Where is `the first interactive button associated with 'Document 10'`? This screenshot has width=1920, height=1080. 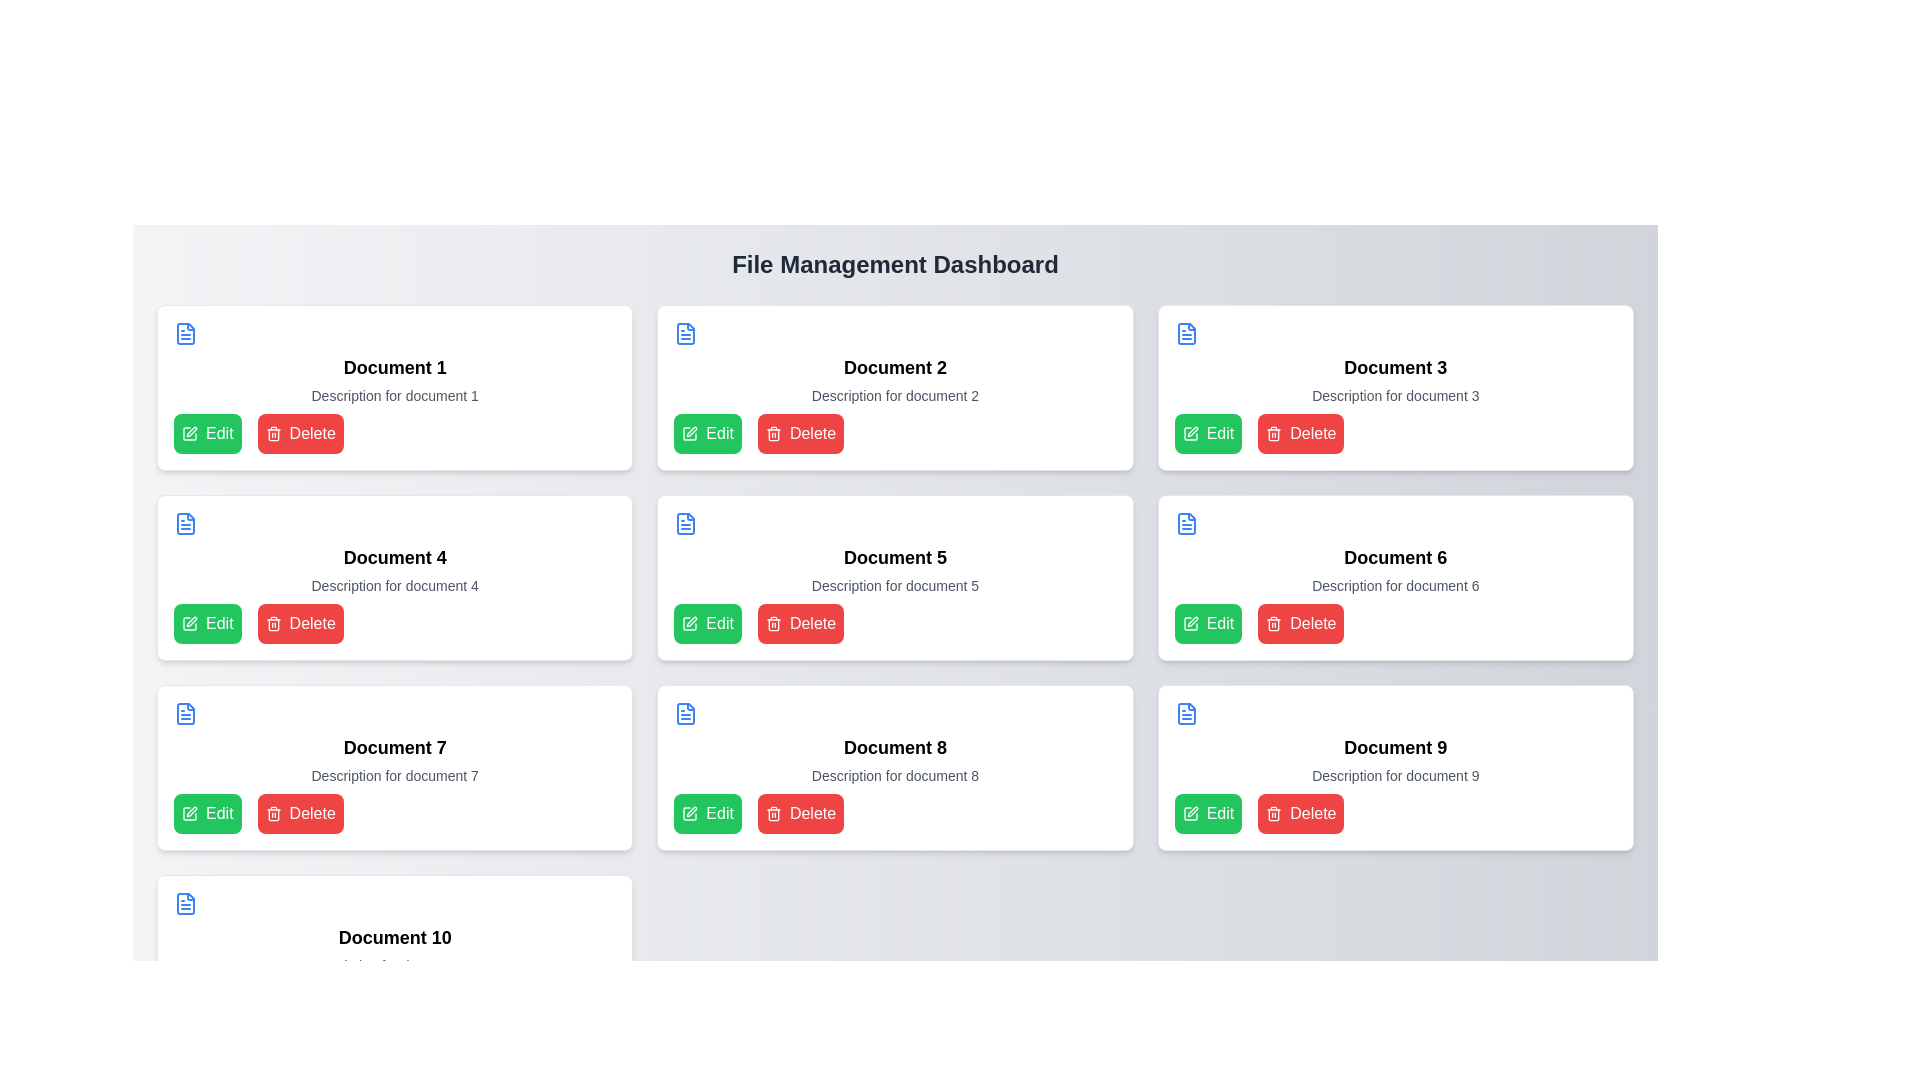 the first interactive button associated with 'Document 10' is located at coordinates (207, 1003).